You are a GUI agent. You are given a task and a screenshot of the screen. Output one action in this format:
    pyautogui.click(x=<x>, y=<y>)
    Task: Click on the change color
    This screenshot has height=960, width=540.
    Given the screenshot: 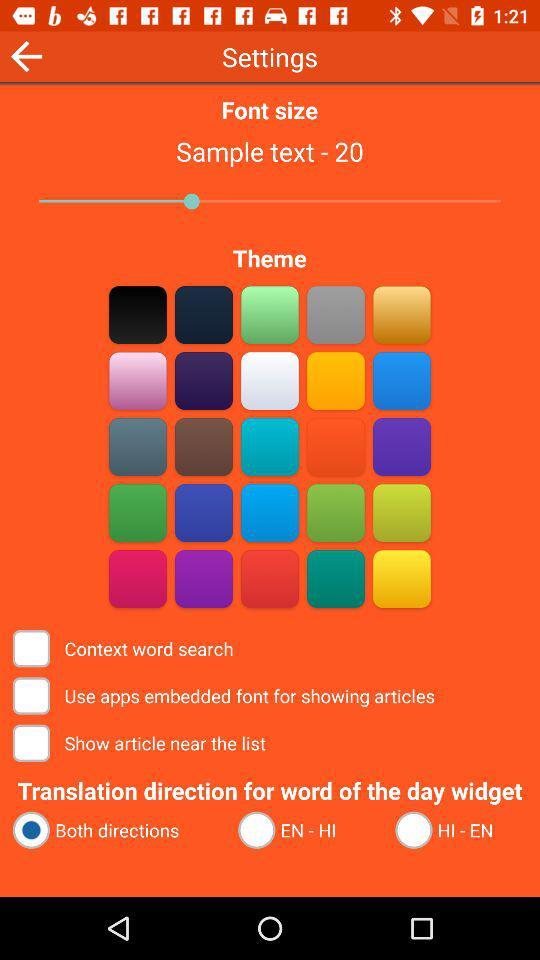 What is the action you would take?
    pyautogui.click(x=203, y=380)
    